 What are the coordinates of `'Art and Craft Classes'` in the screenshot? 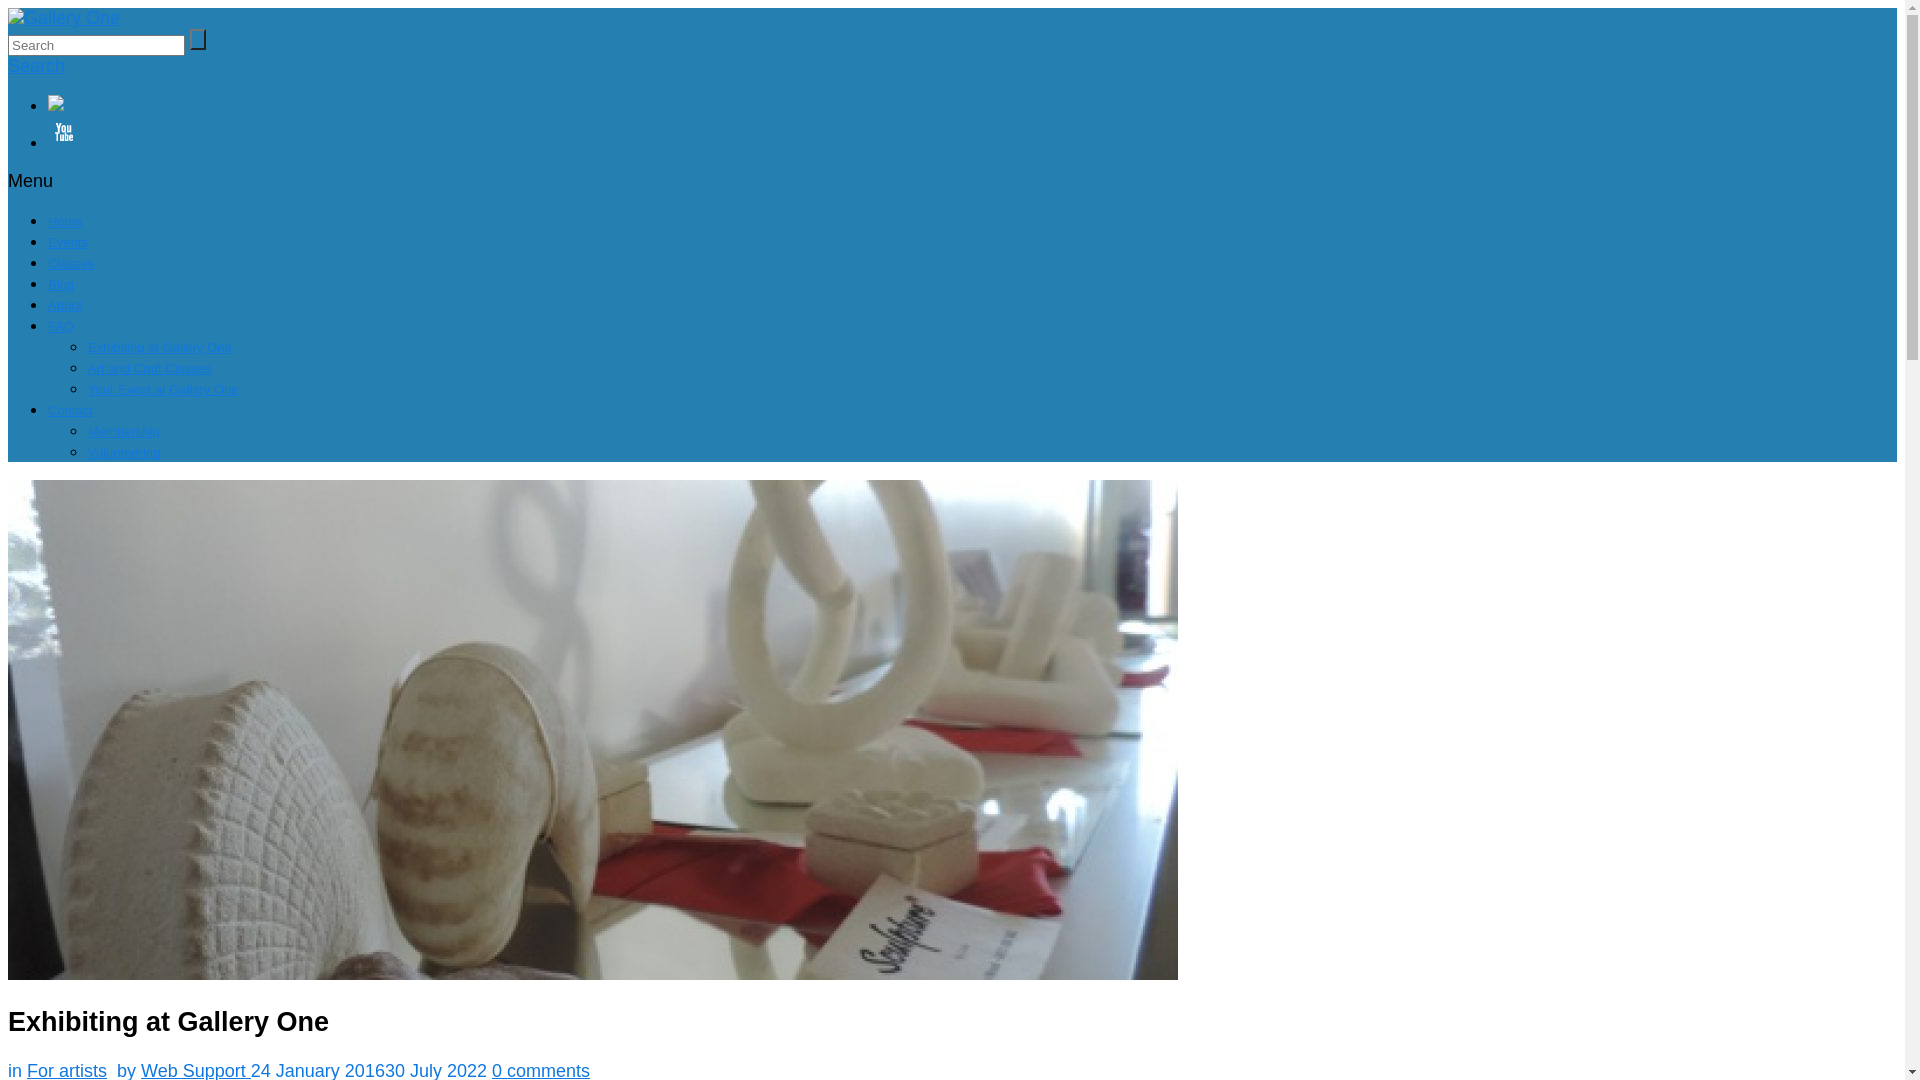 It's located at (148, 368).